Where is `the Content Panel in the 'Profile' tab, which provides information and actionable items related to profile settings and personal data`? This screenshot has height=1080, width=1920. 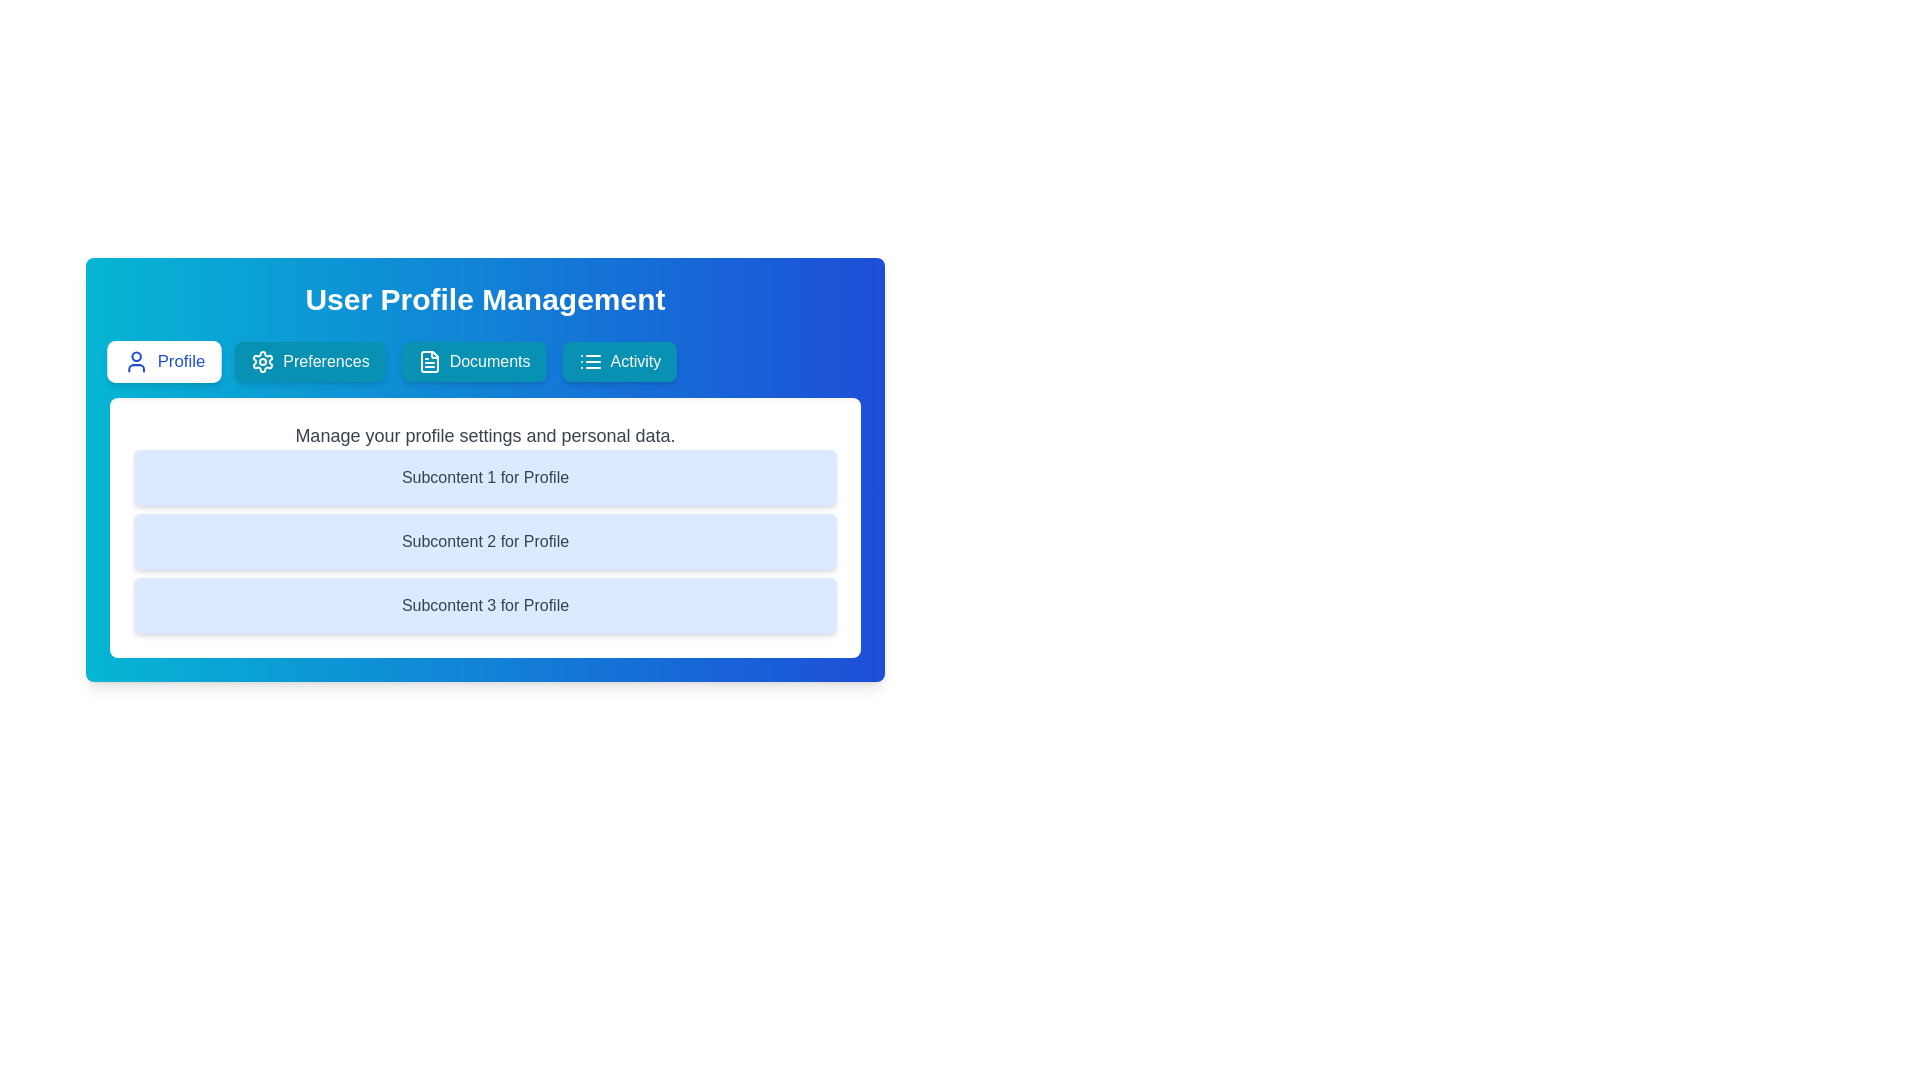 the Content Panel in the 'Profile' tab, which provides information and actionable items related to profile settings and personal data is located at coordinates (485, 527).